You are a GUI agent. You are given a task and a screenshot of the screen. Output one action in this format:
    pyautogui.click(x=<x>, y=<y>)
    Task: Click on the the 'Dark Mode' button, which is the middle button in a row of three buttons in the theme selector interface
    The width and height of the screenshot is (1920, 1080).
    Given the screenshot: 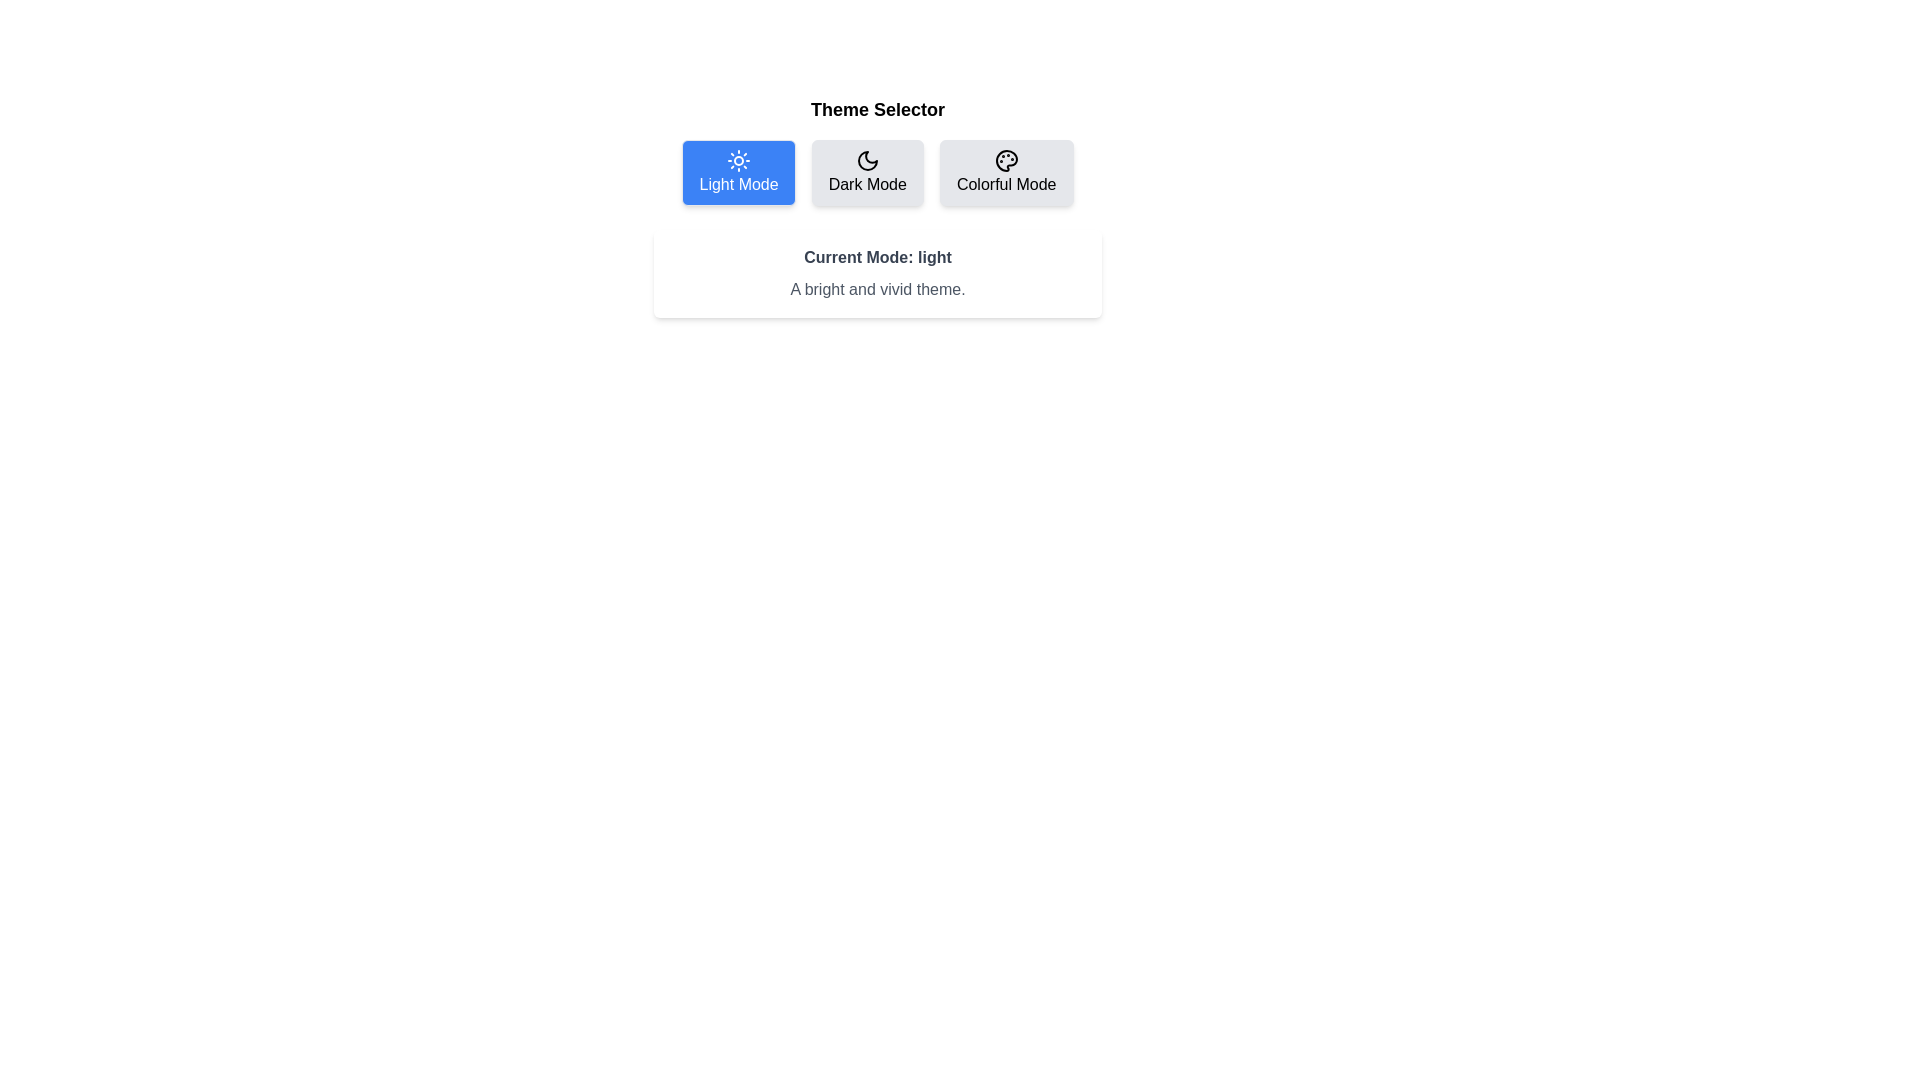 What is the action you would take?
    pyautogui.click(x=867, y=172)
    